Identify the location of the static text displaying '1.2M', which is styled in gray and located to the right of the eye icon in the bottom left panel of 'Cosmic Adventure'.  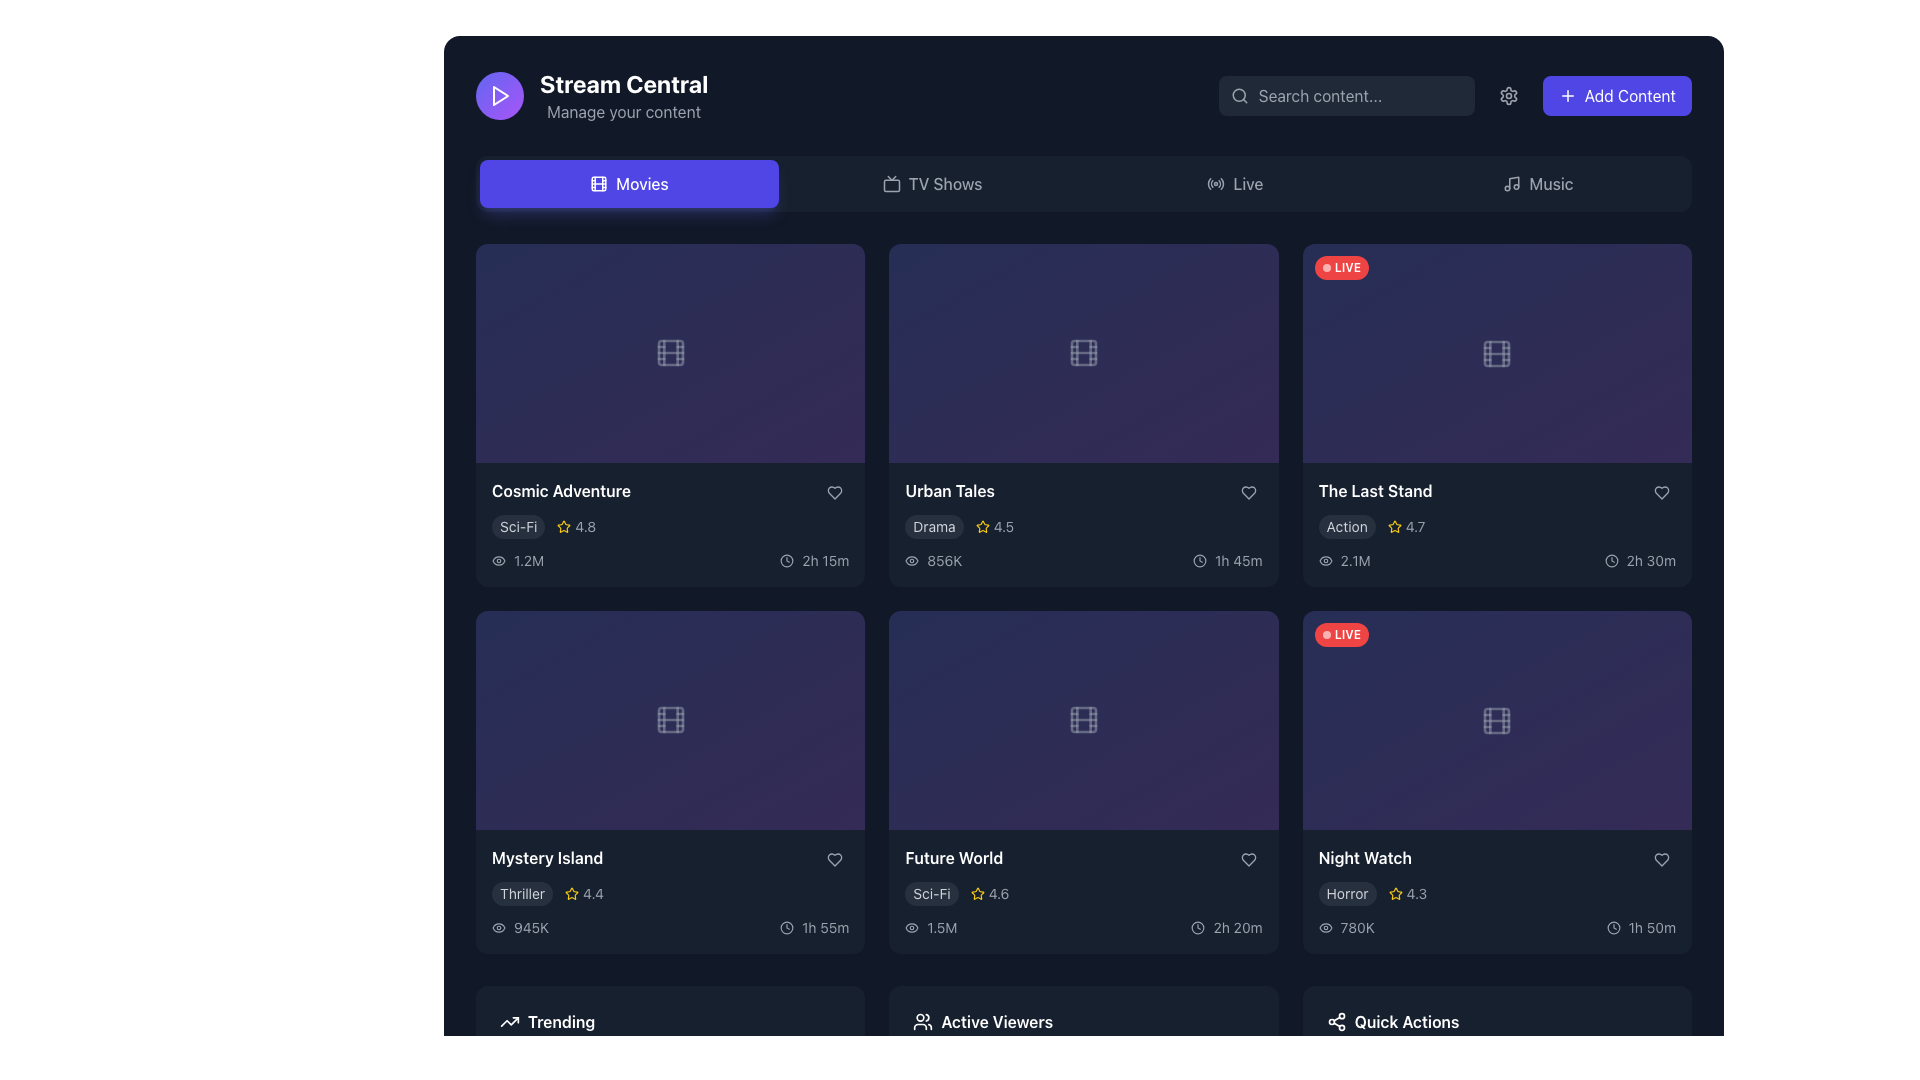
(529, 560).